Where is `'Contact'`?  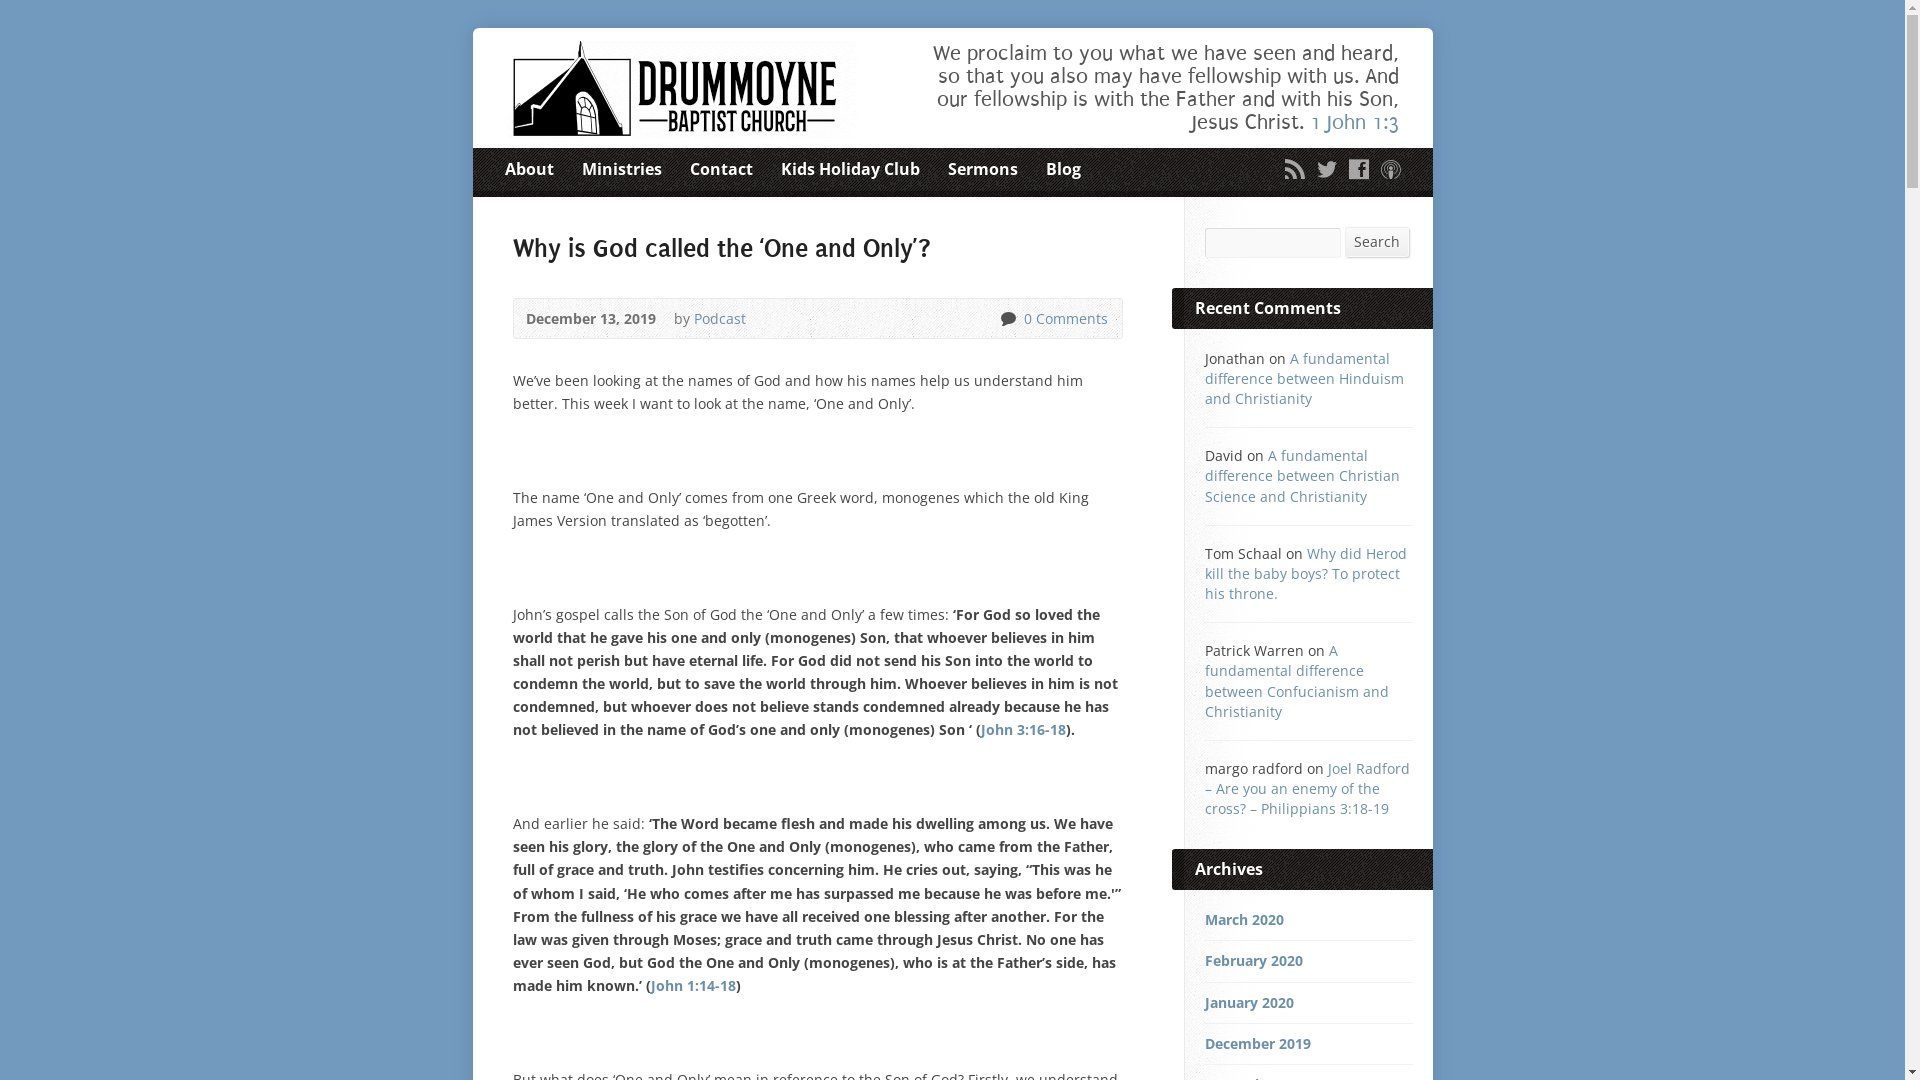
'Contact' is located at coordinates (690, 168).